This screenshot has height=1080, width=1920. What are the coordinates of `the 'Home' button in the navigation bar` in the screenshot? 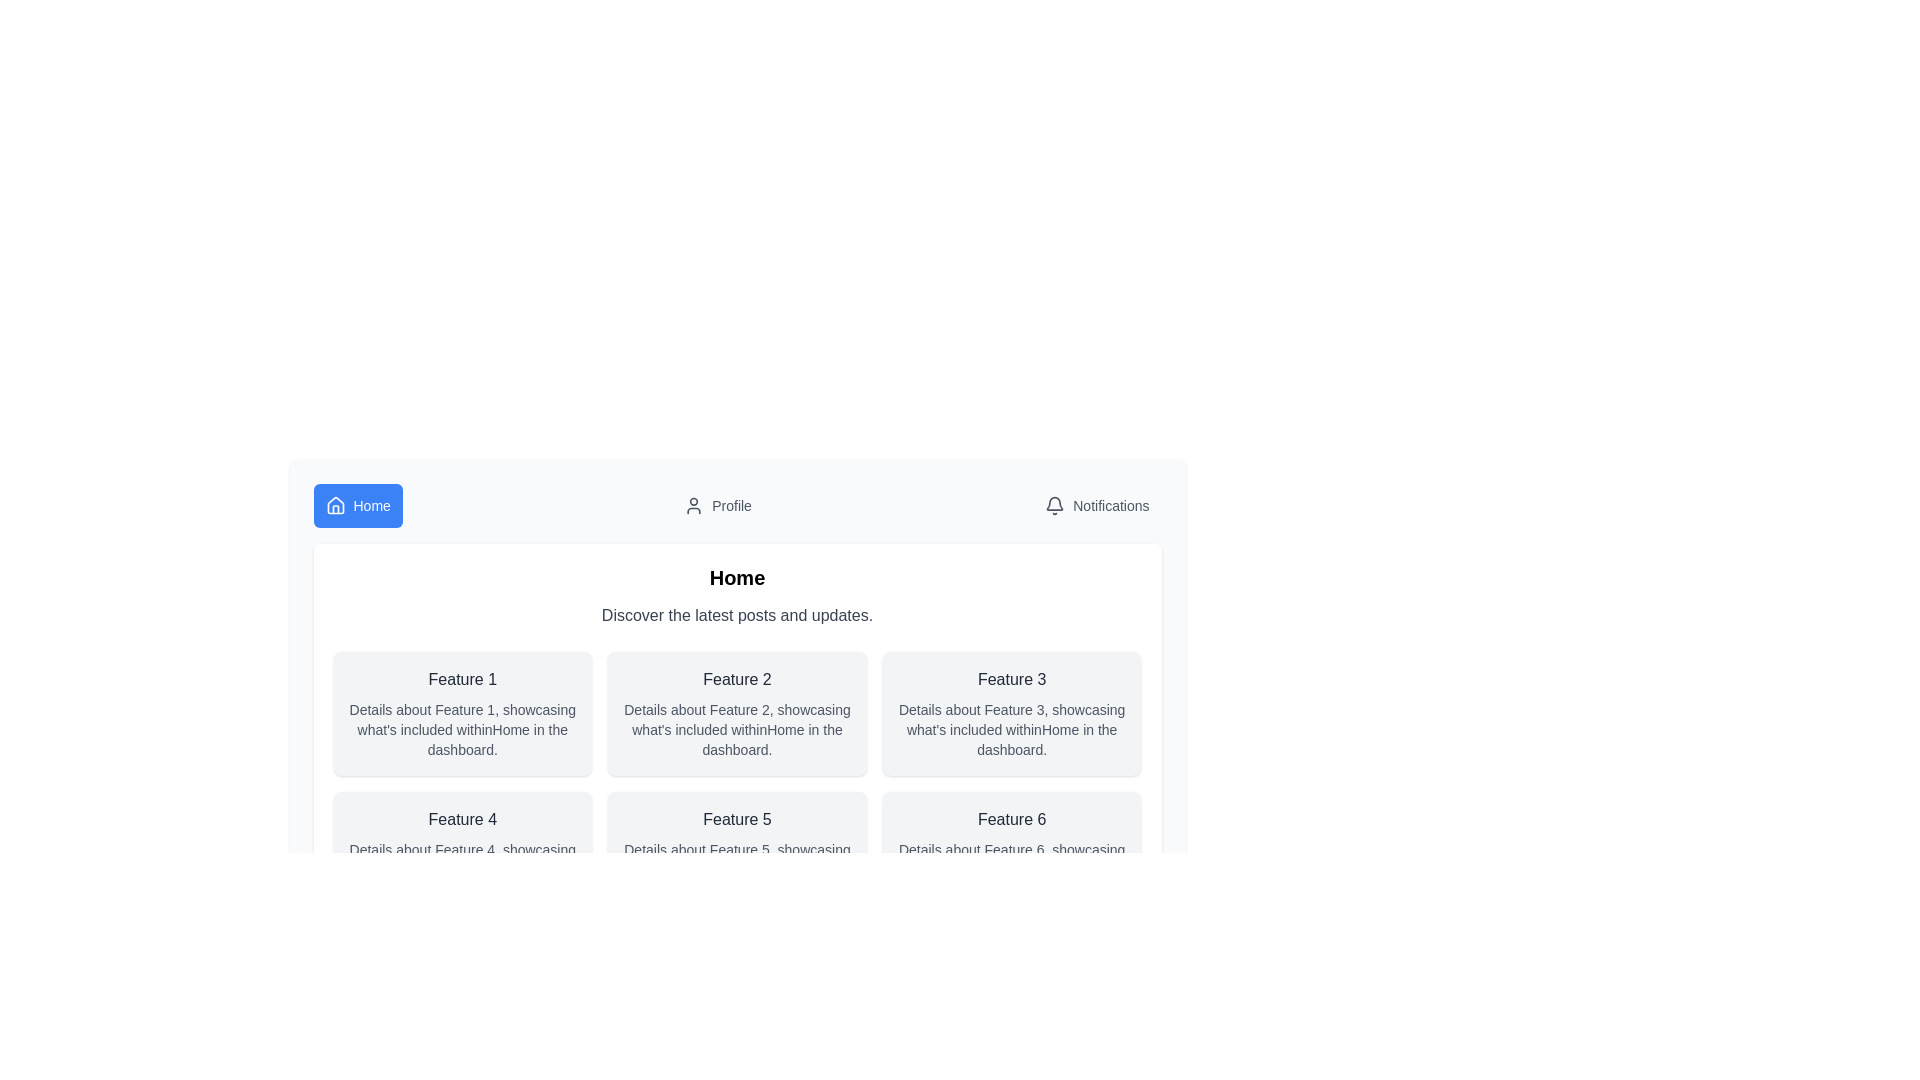 It's located at (736, 504).